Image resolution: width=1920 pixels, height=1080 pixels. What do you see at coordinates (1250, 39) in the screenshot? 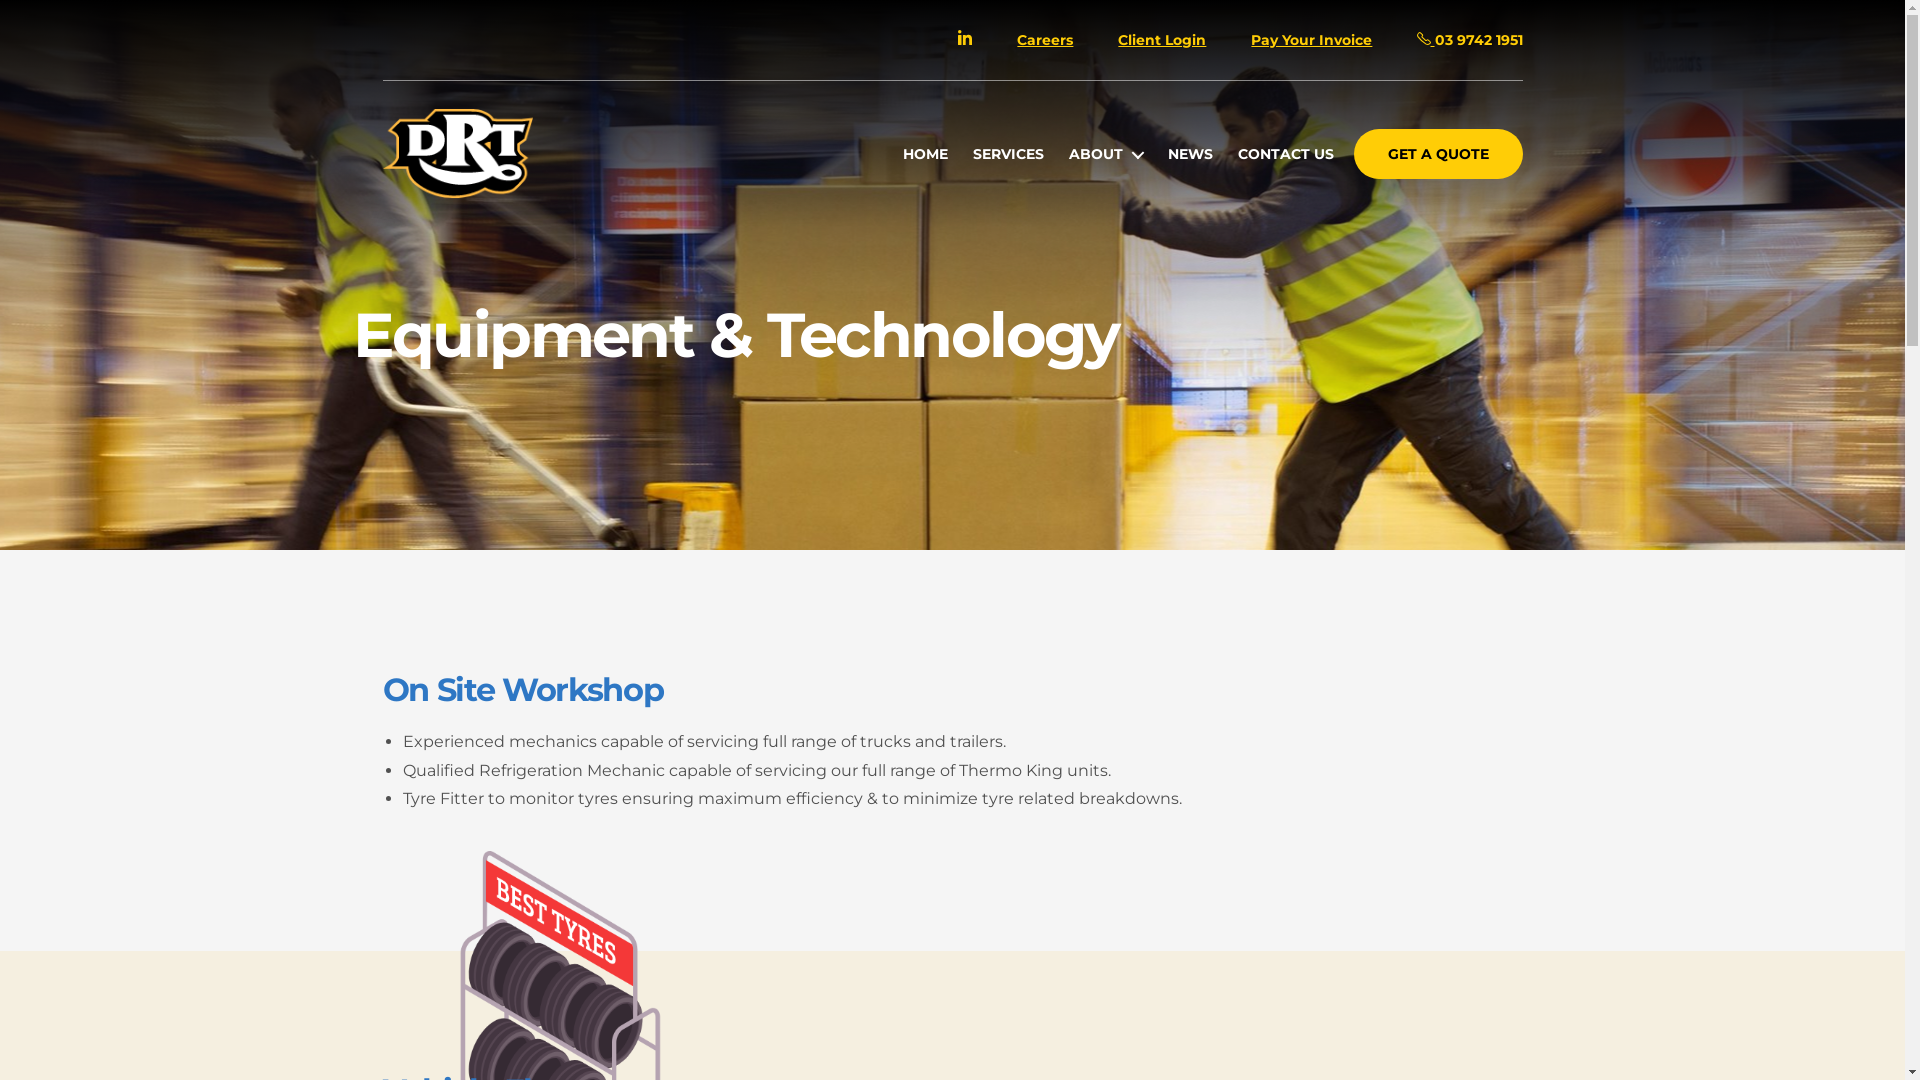
I see `'Pay Your Invoice'` at bounding box center [1250, 39].